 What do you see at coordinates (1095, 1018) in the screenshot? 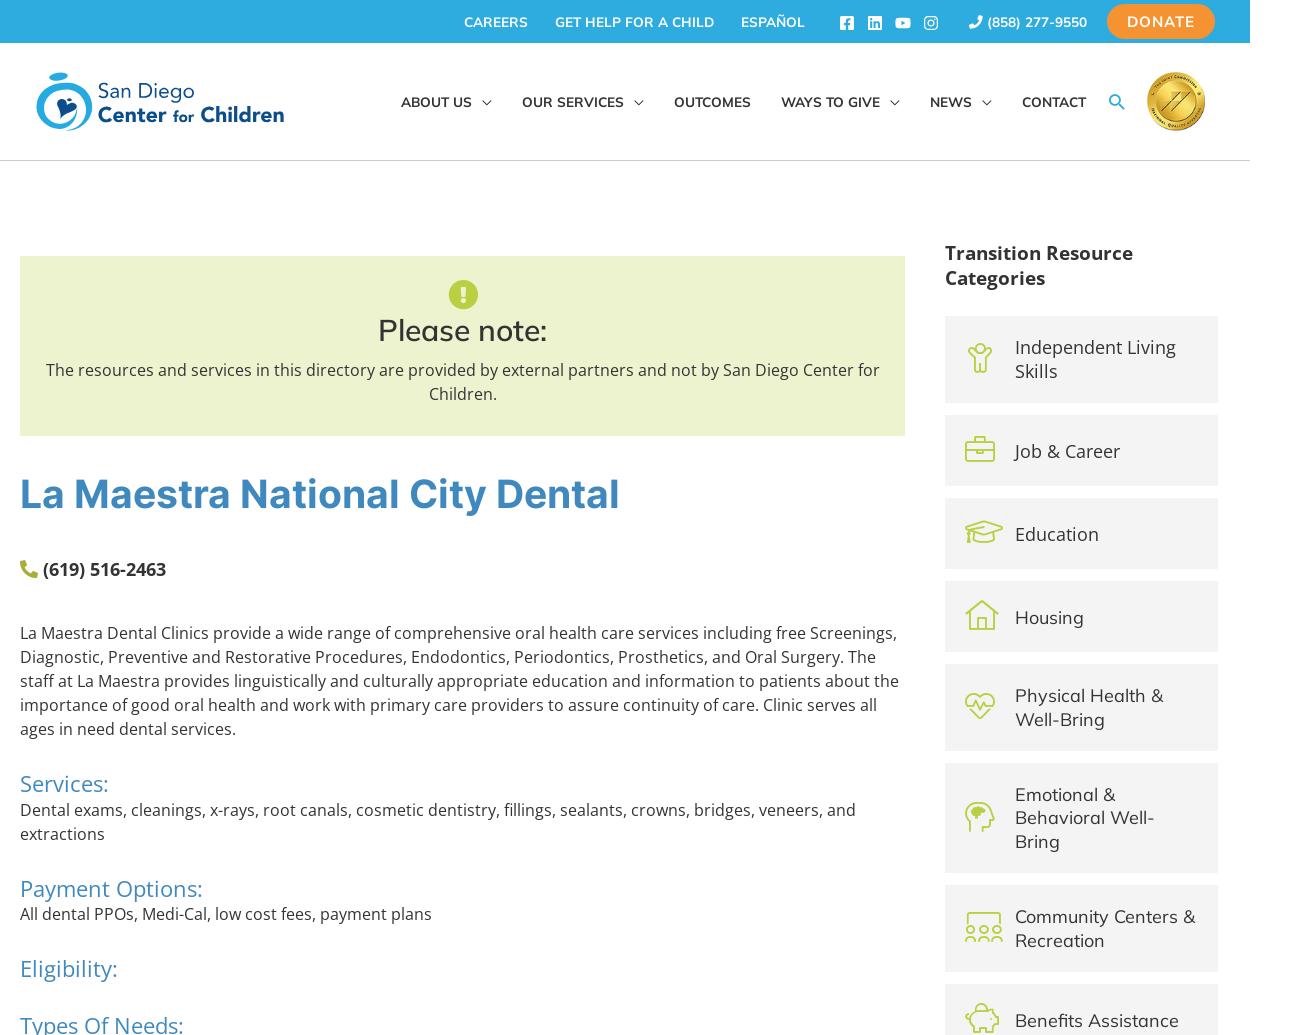
I see `'Benefits Assistance'` at bounding box center [1095, 1018].